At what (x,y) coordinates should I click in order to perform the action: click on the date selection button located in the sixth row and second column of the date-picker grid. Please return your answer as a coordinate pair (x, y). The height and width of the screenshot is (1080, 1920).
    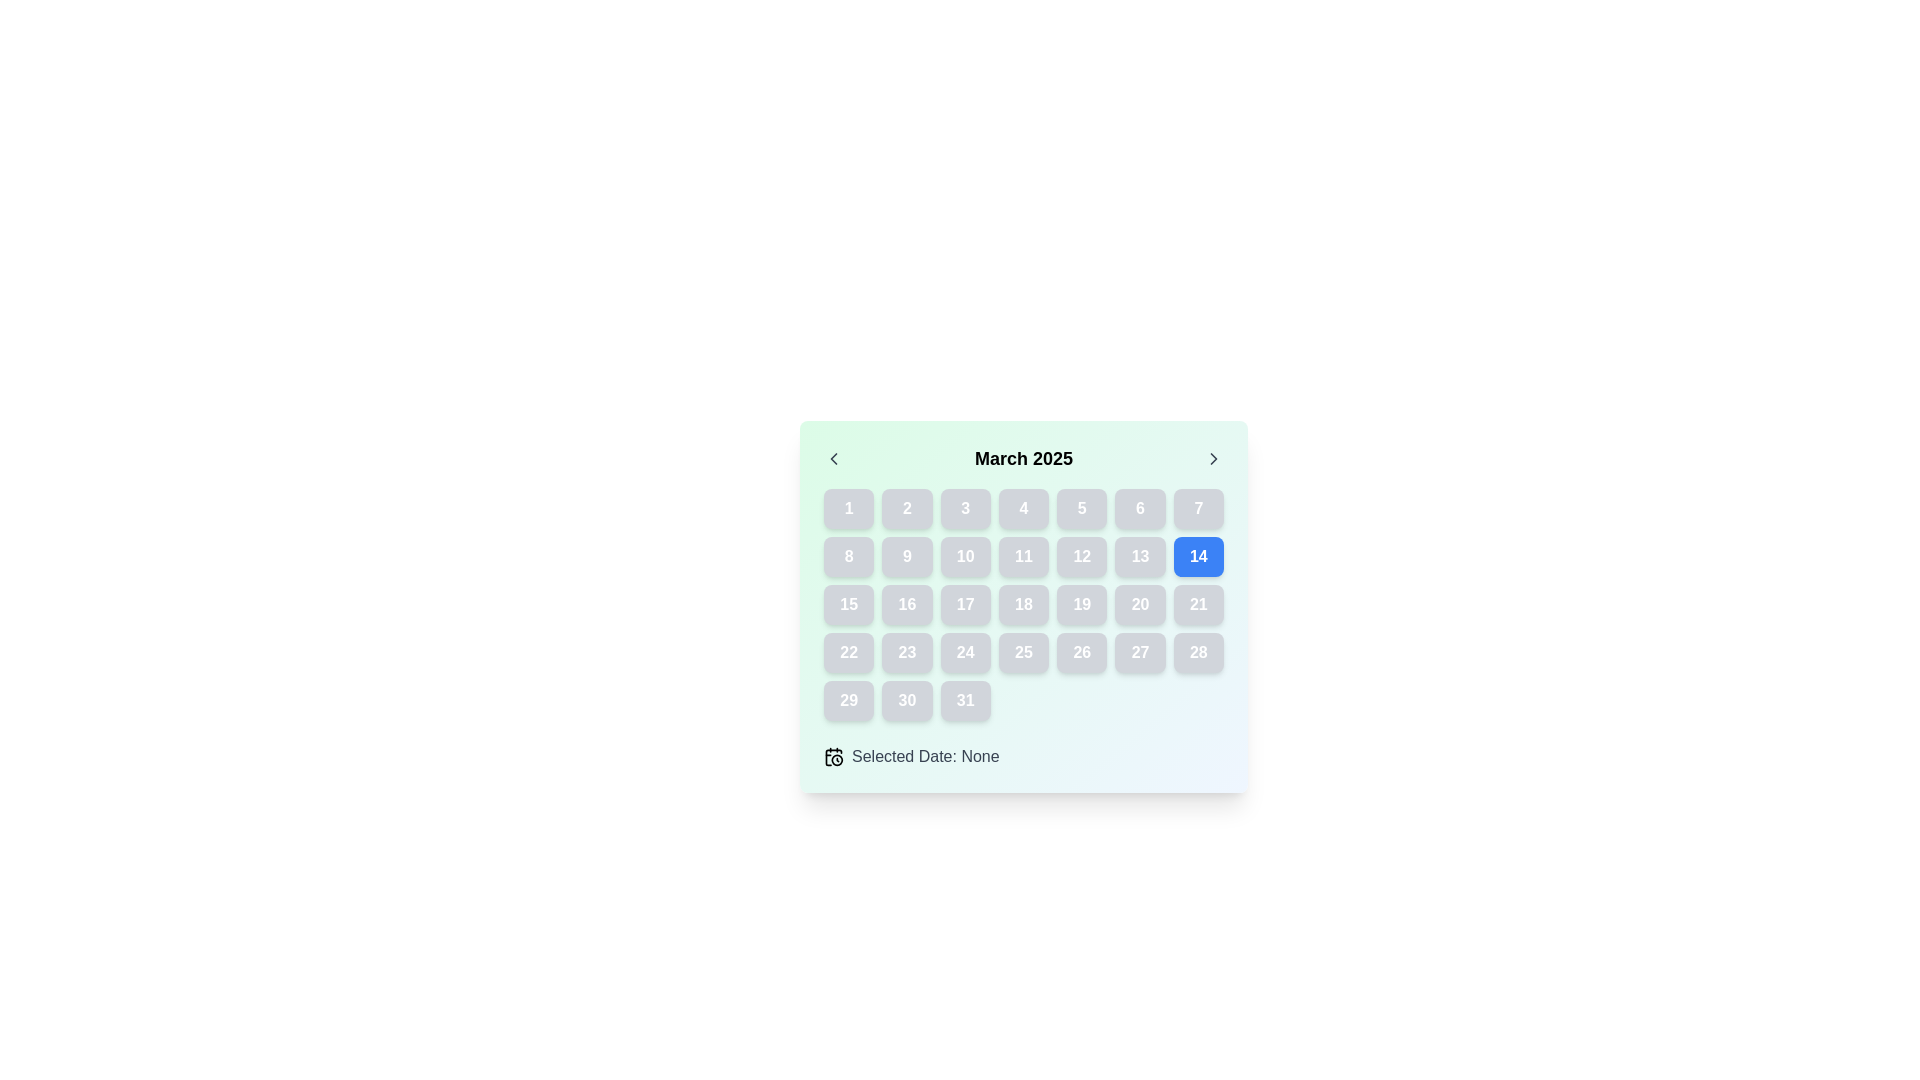
    Looking at the image, I should click on (906, 652).